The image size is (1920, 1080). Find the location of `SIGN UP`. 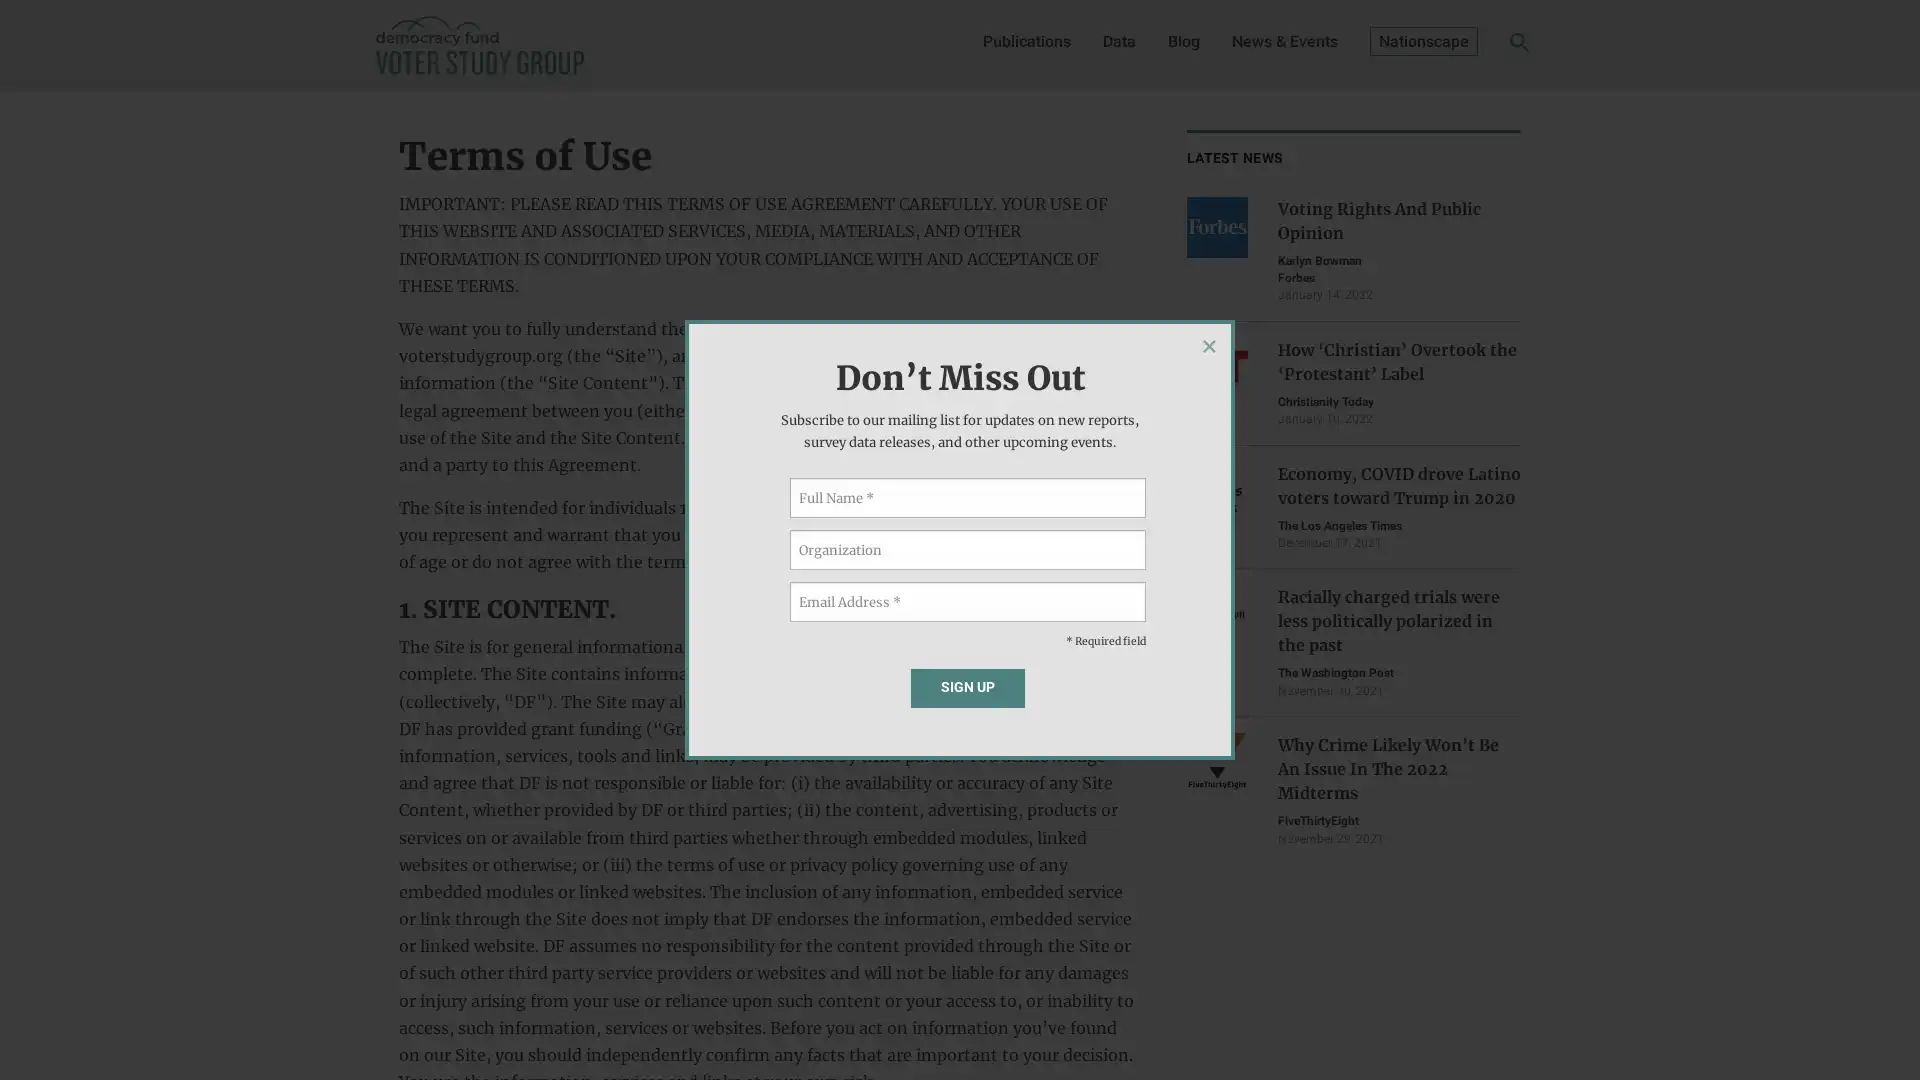

SIGN UP is located at coordinates (967, 686).